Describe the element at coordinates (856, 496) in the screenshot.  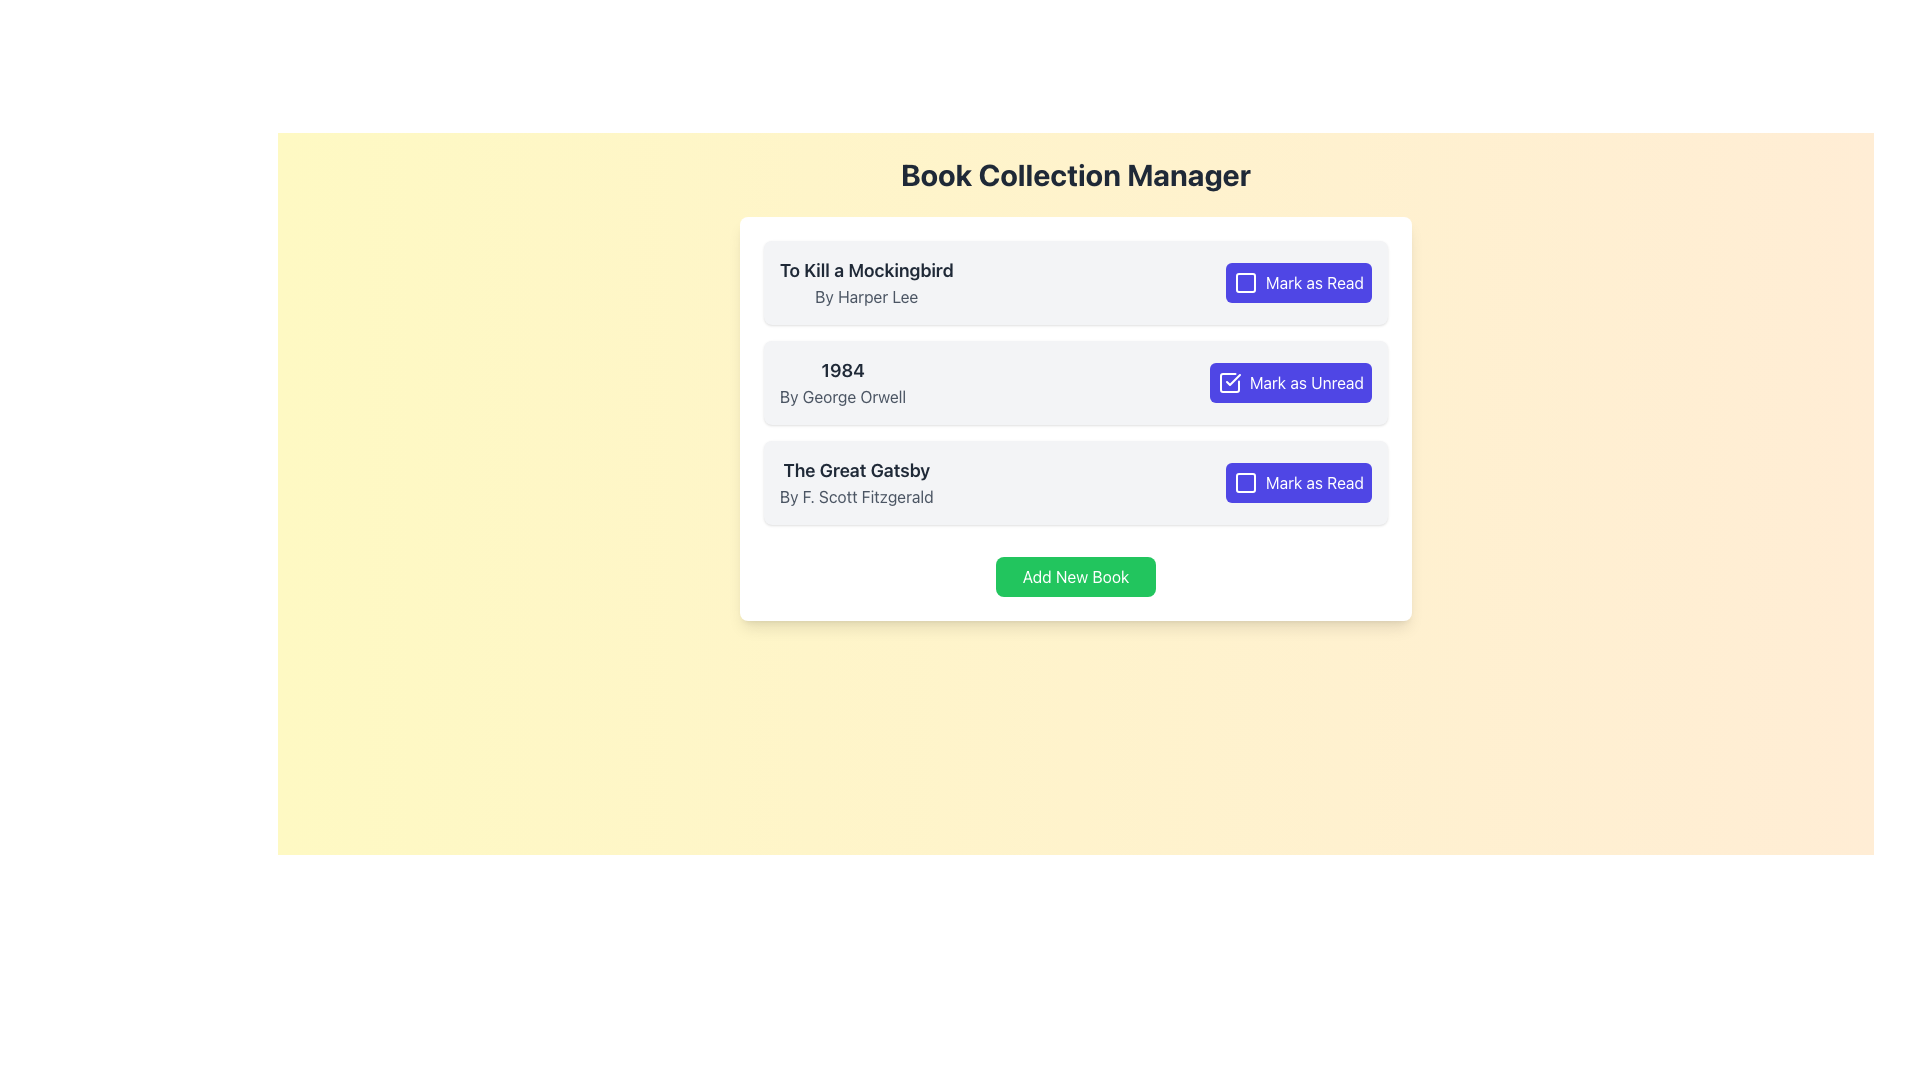
I see `the text element that displays 'By F. Scott Fitzgerald', which is styled in gray and positioned directly below 'The Great Gatsby'` at that location.